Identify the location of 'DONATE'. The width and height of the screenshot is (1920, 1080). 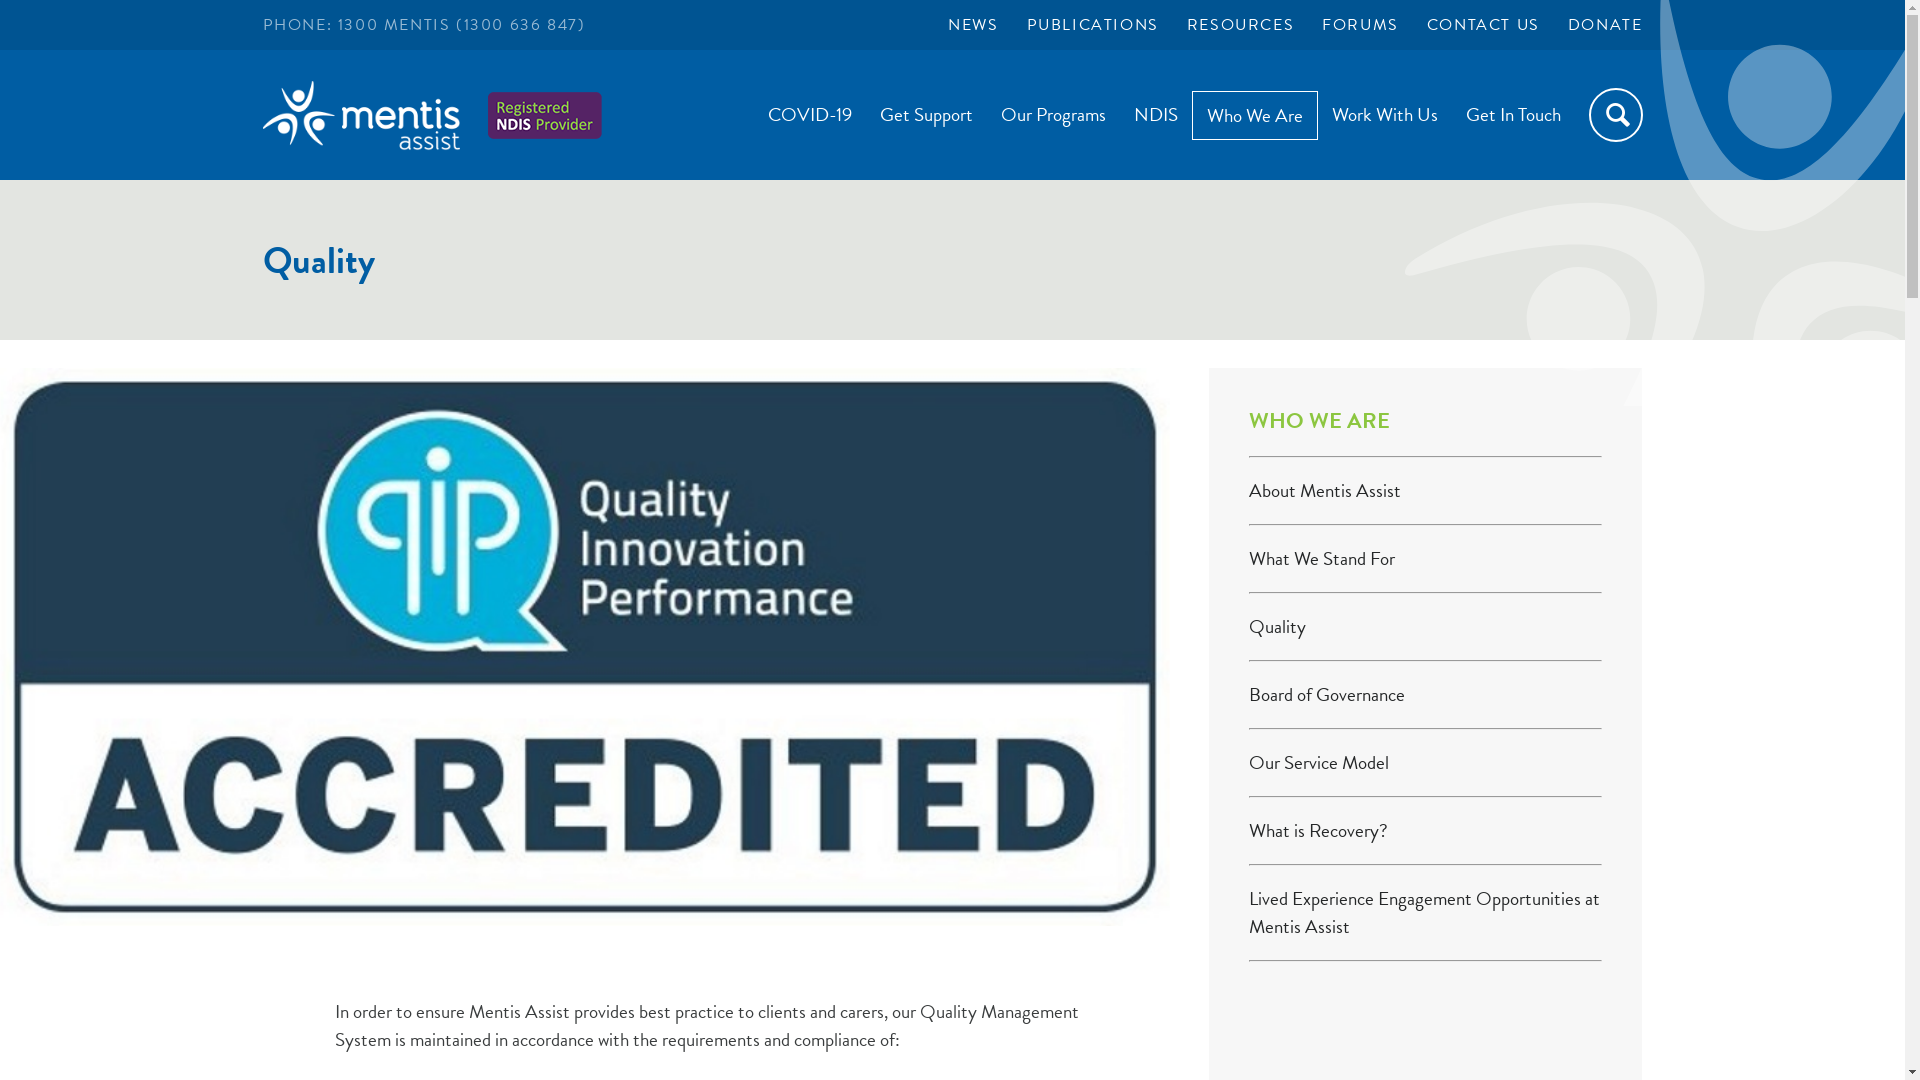
(1567, 24).